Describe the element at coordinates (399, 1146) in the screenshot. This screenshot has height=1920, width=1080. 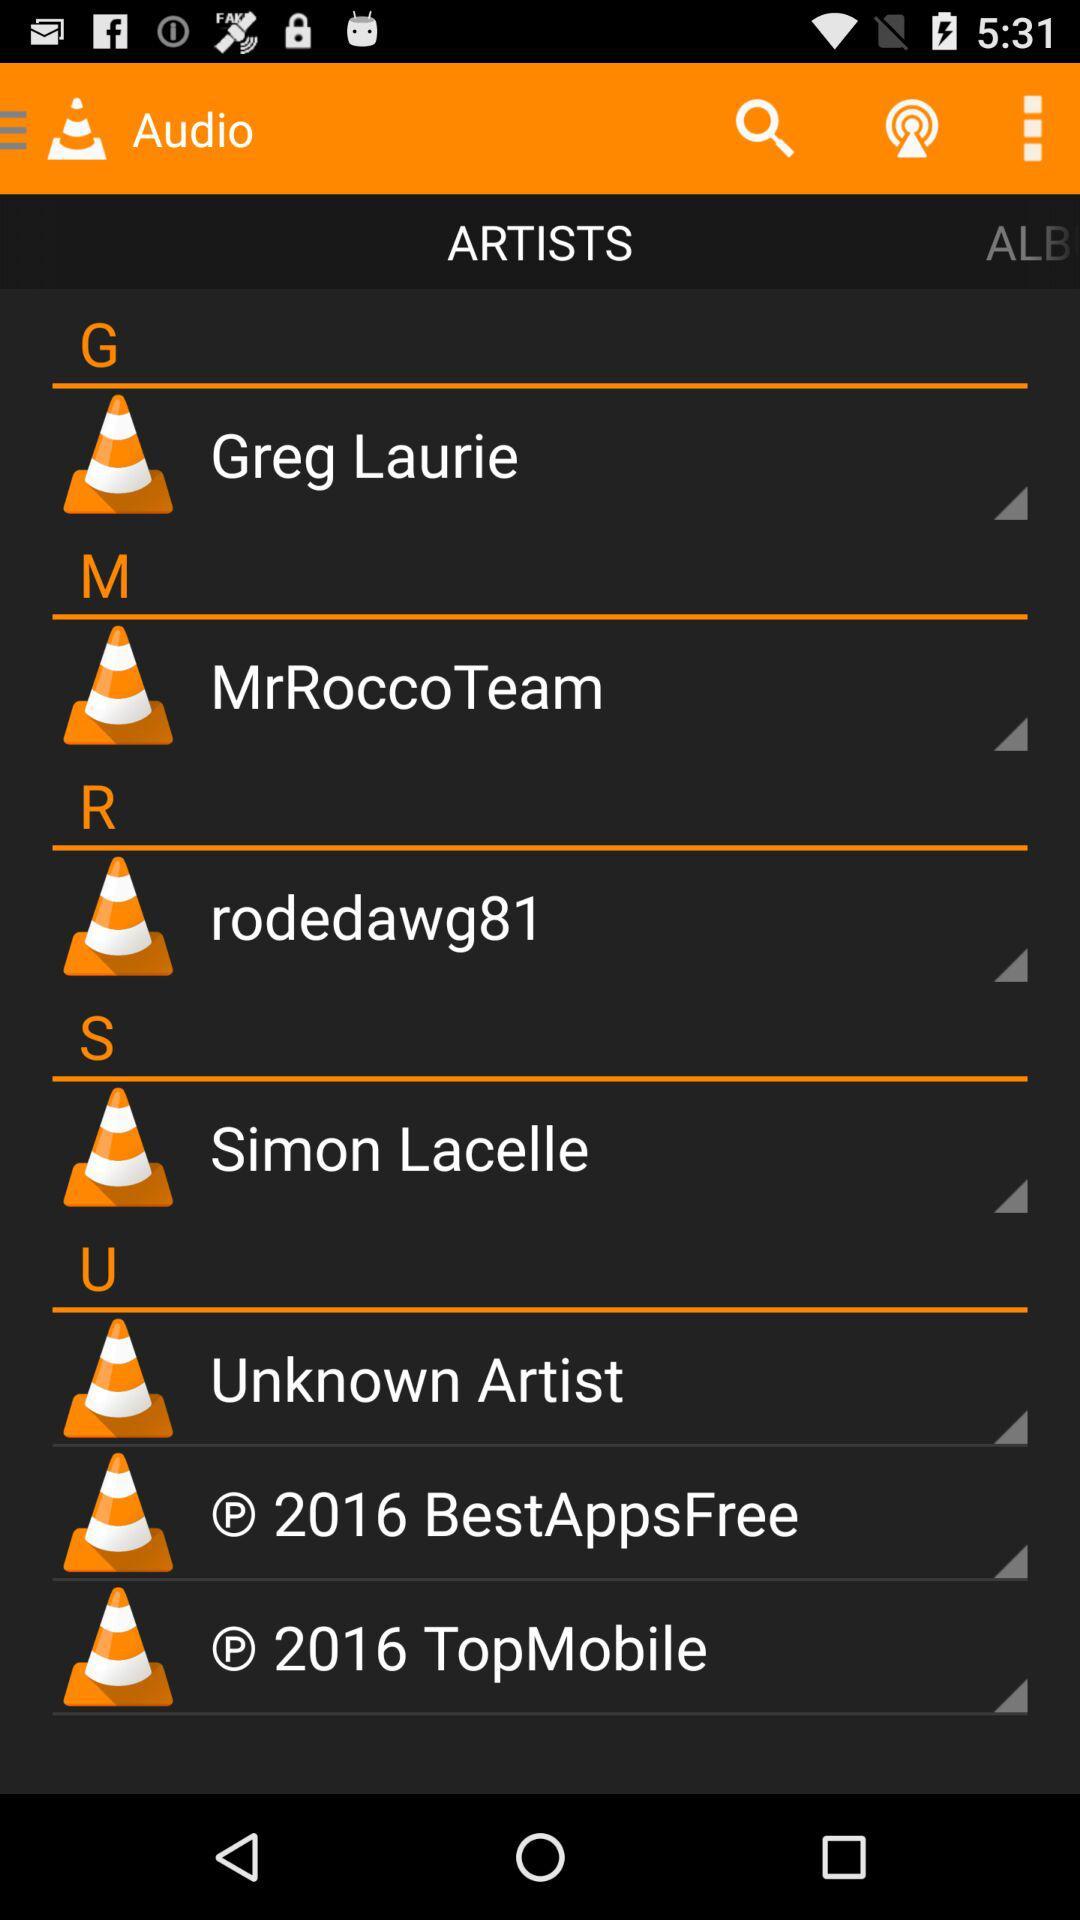
I see `the simon lacelle app` at that location.